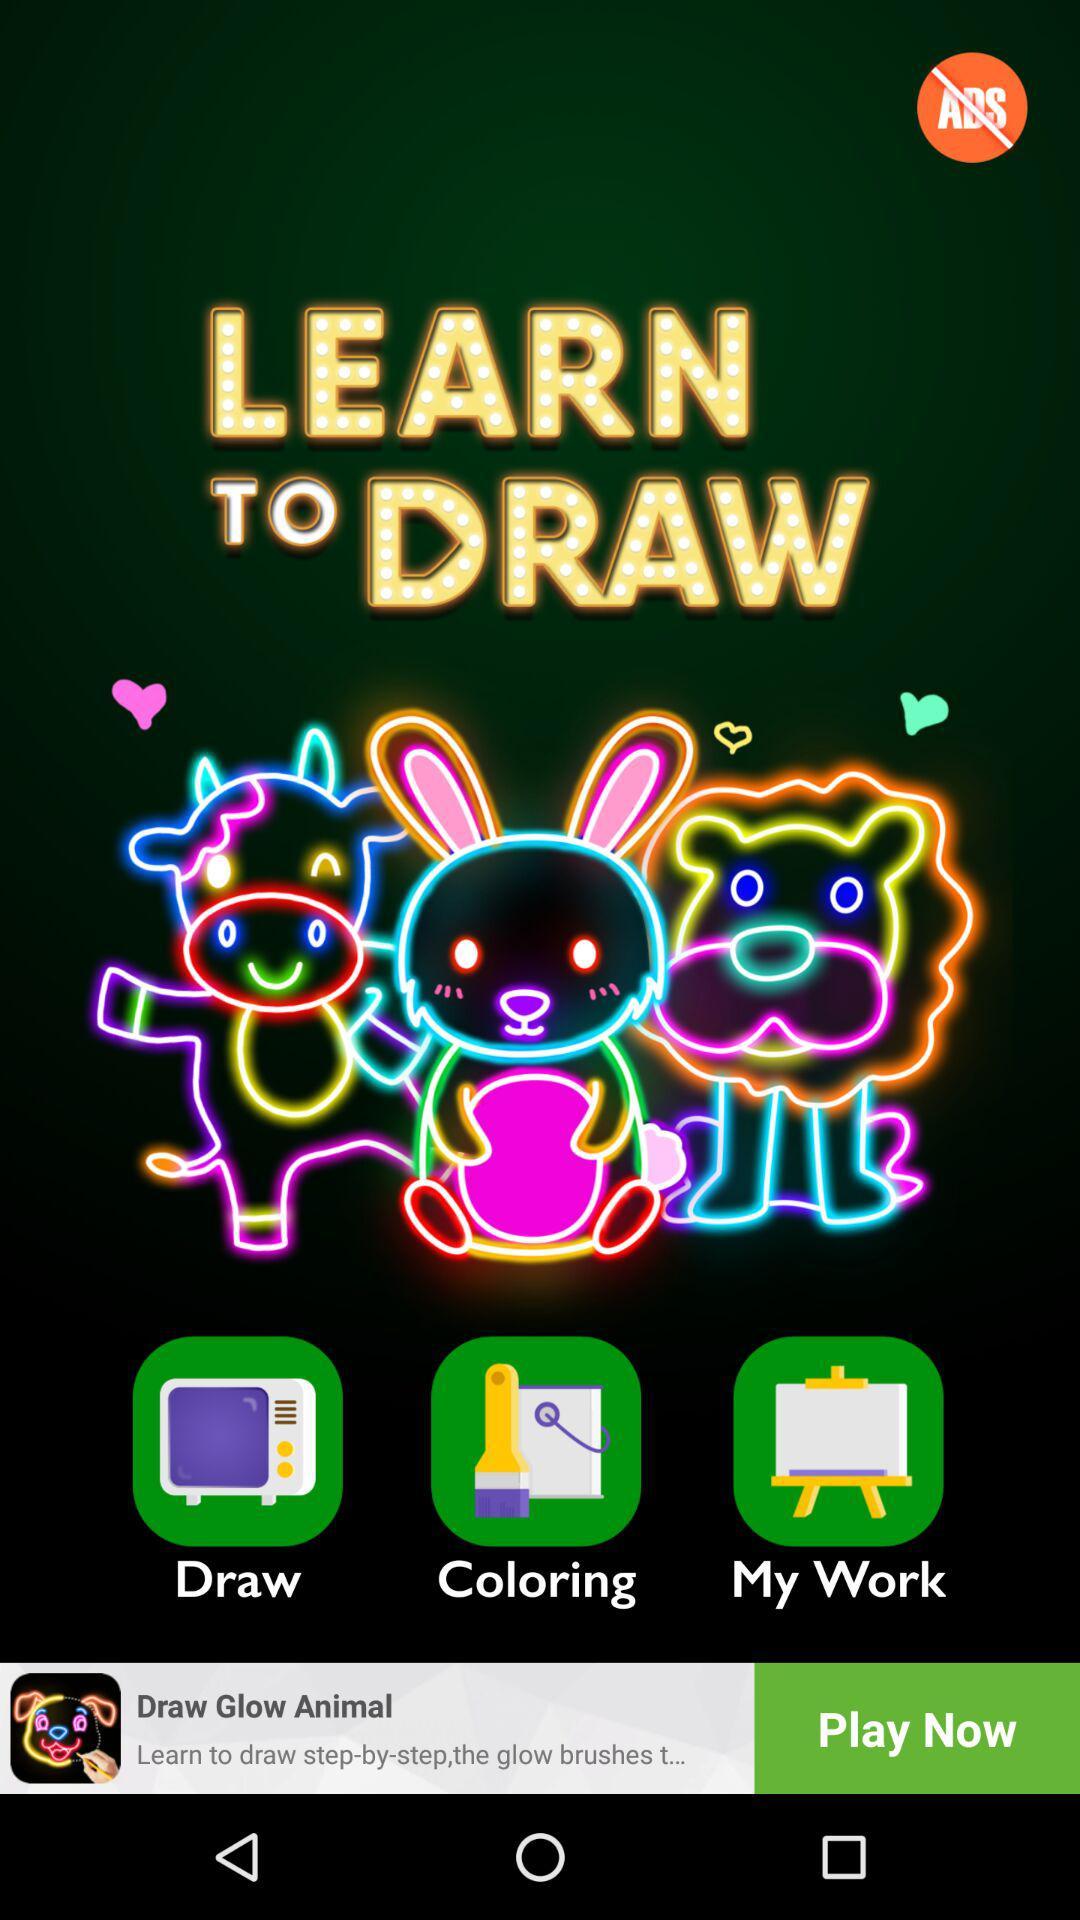 Image resolution: width=1080 pixels, height=1920 pixels. What do you see at coordinates (917, 1727) in the screenshot?
I see `play now app` at bounding box center [917, 1727].